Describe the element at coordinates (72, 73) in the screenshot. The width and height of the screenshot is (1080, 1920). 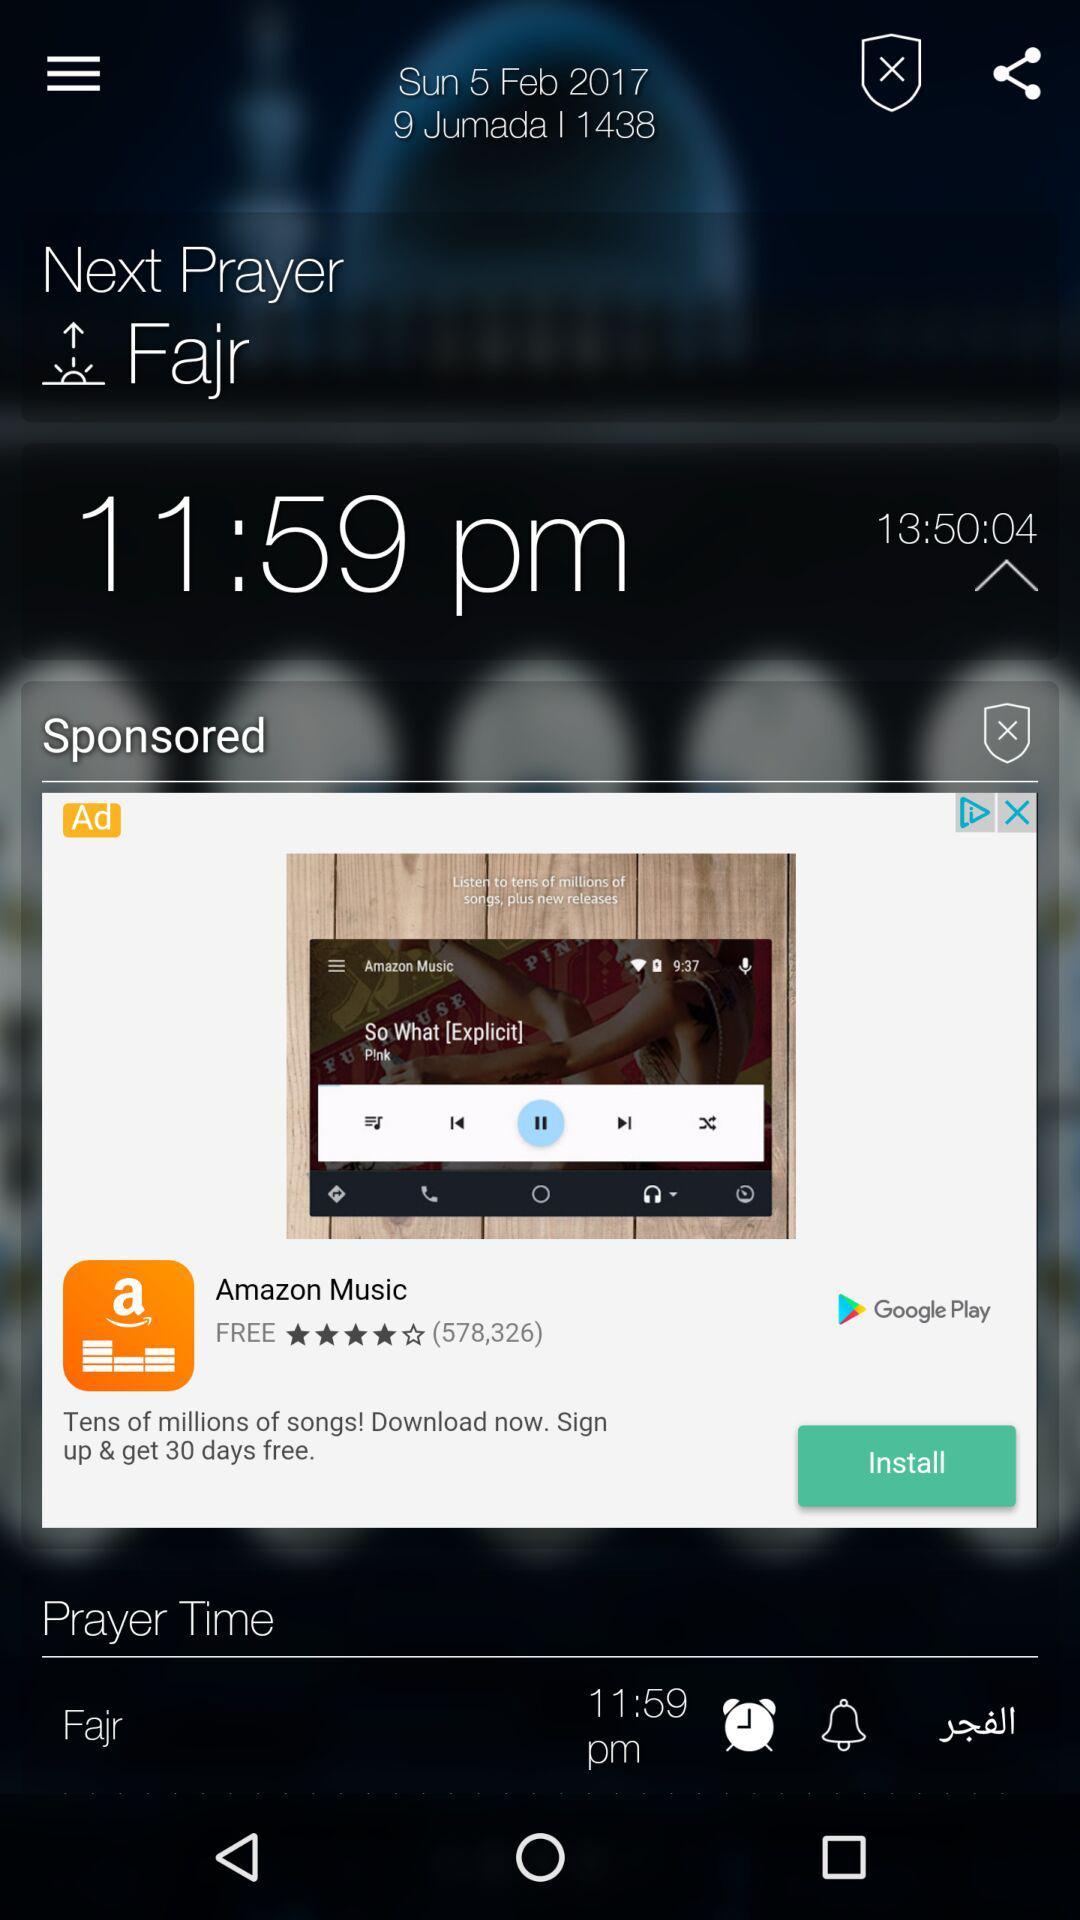
I see `item to the left of 9 jumada i` at that location.